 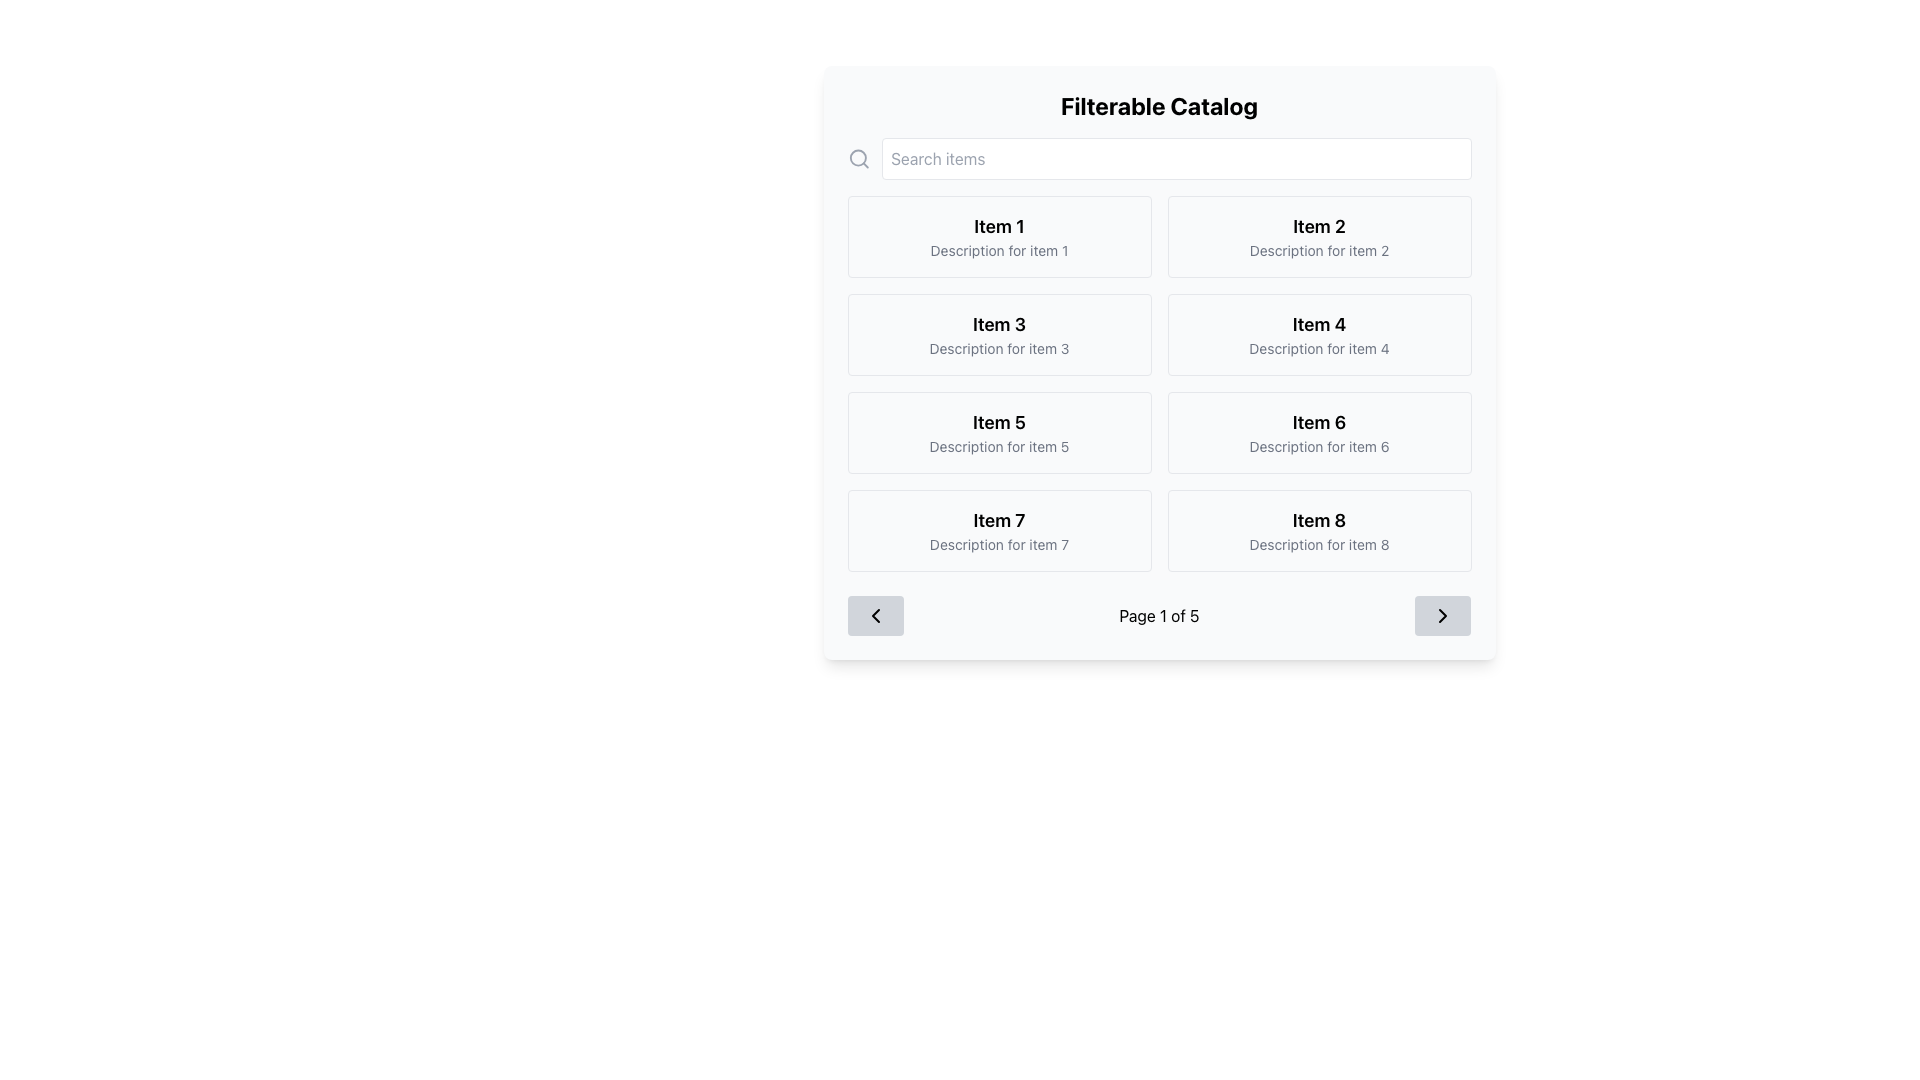 What do you see at coordinates (999, 334) in the screenshot?
I see `the rectangular card titled 'Item 3' that contains the description 'Description for item 3', located in the second row and first column of the grid layout` at bounding box center [999, 334].